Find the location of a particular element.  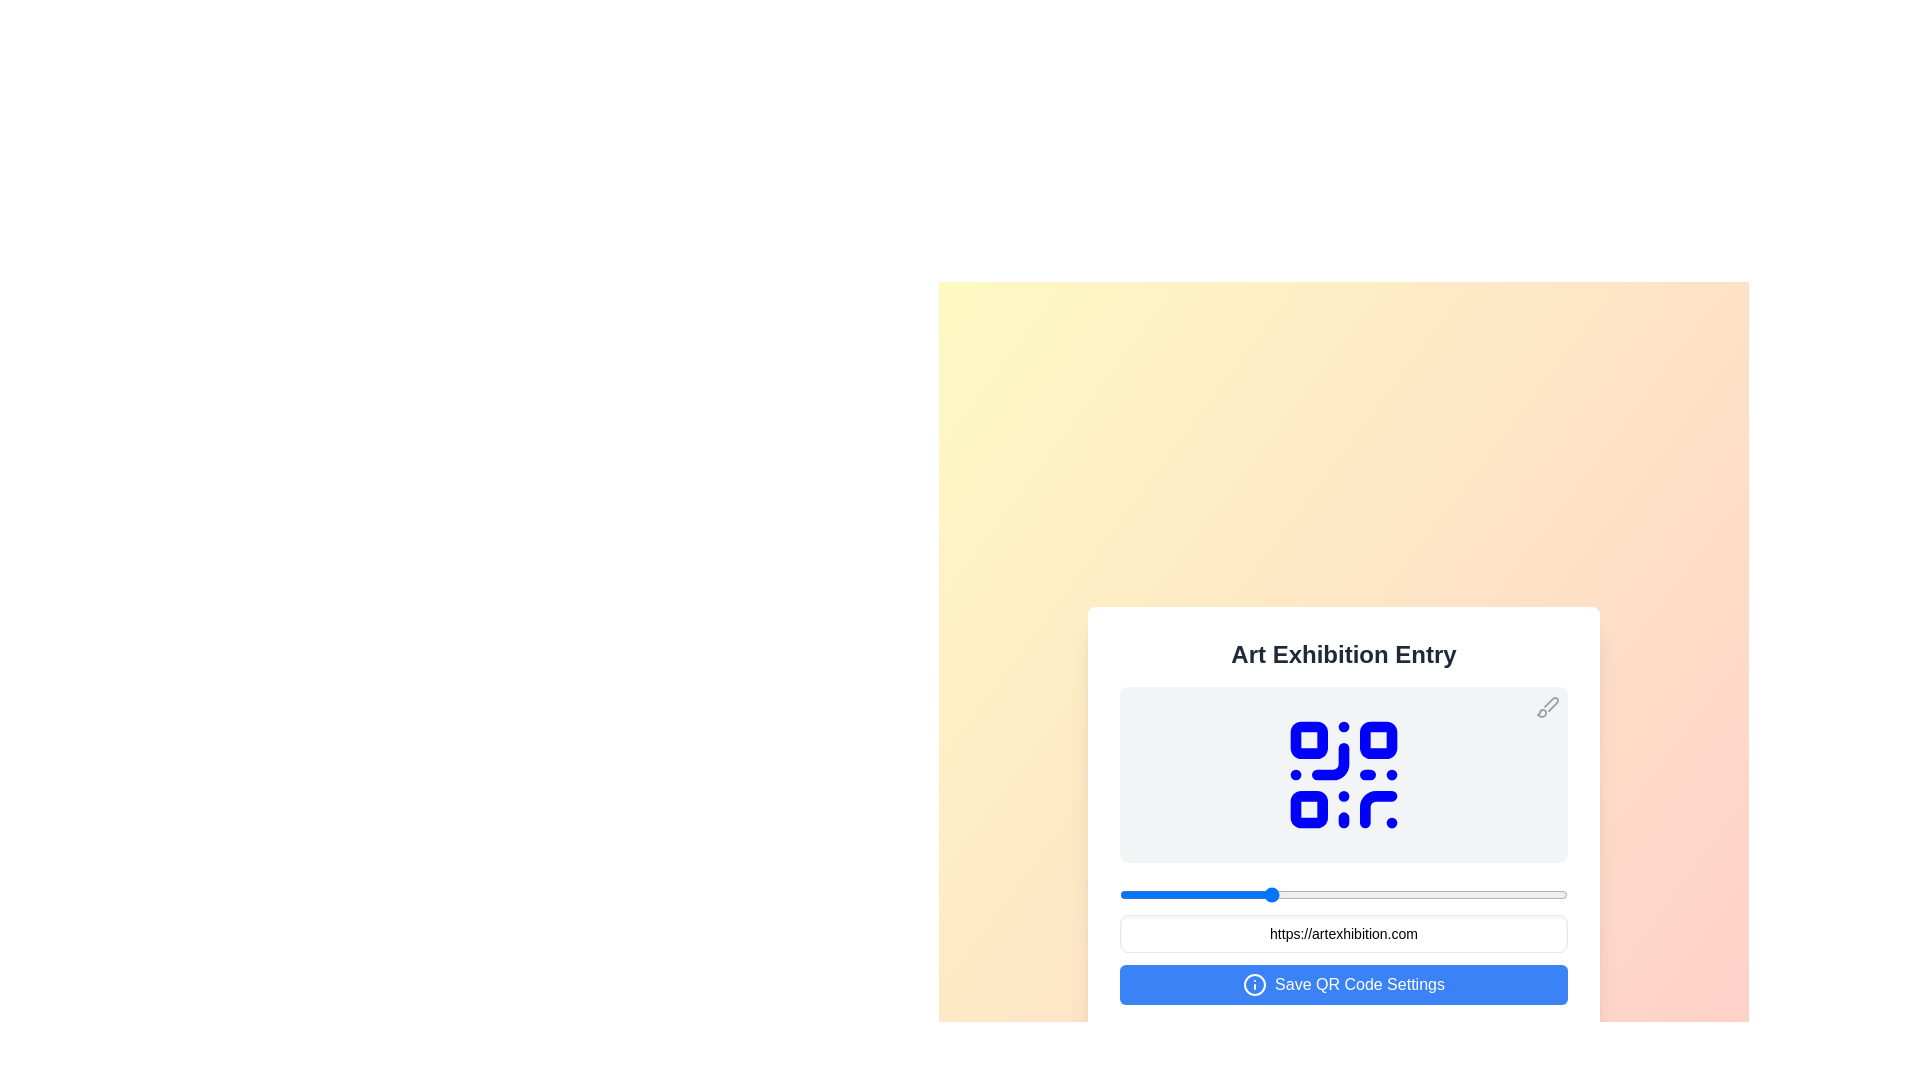

the top-left square of the QR code within the 'Art Exhibition Entry' section, which visually constitutes part of the QR code is located at coordinates (1309, 740).